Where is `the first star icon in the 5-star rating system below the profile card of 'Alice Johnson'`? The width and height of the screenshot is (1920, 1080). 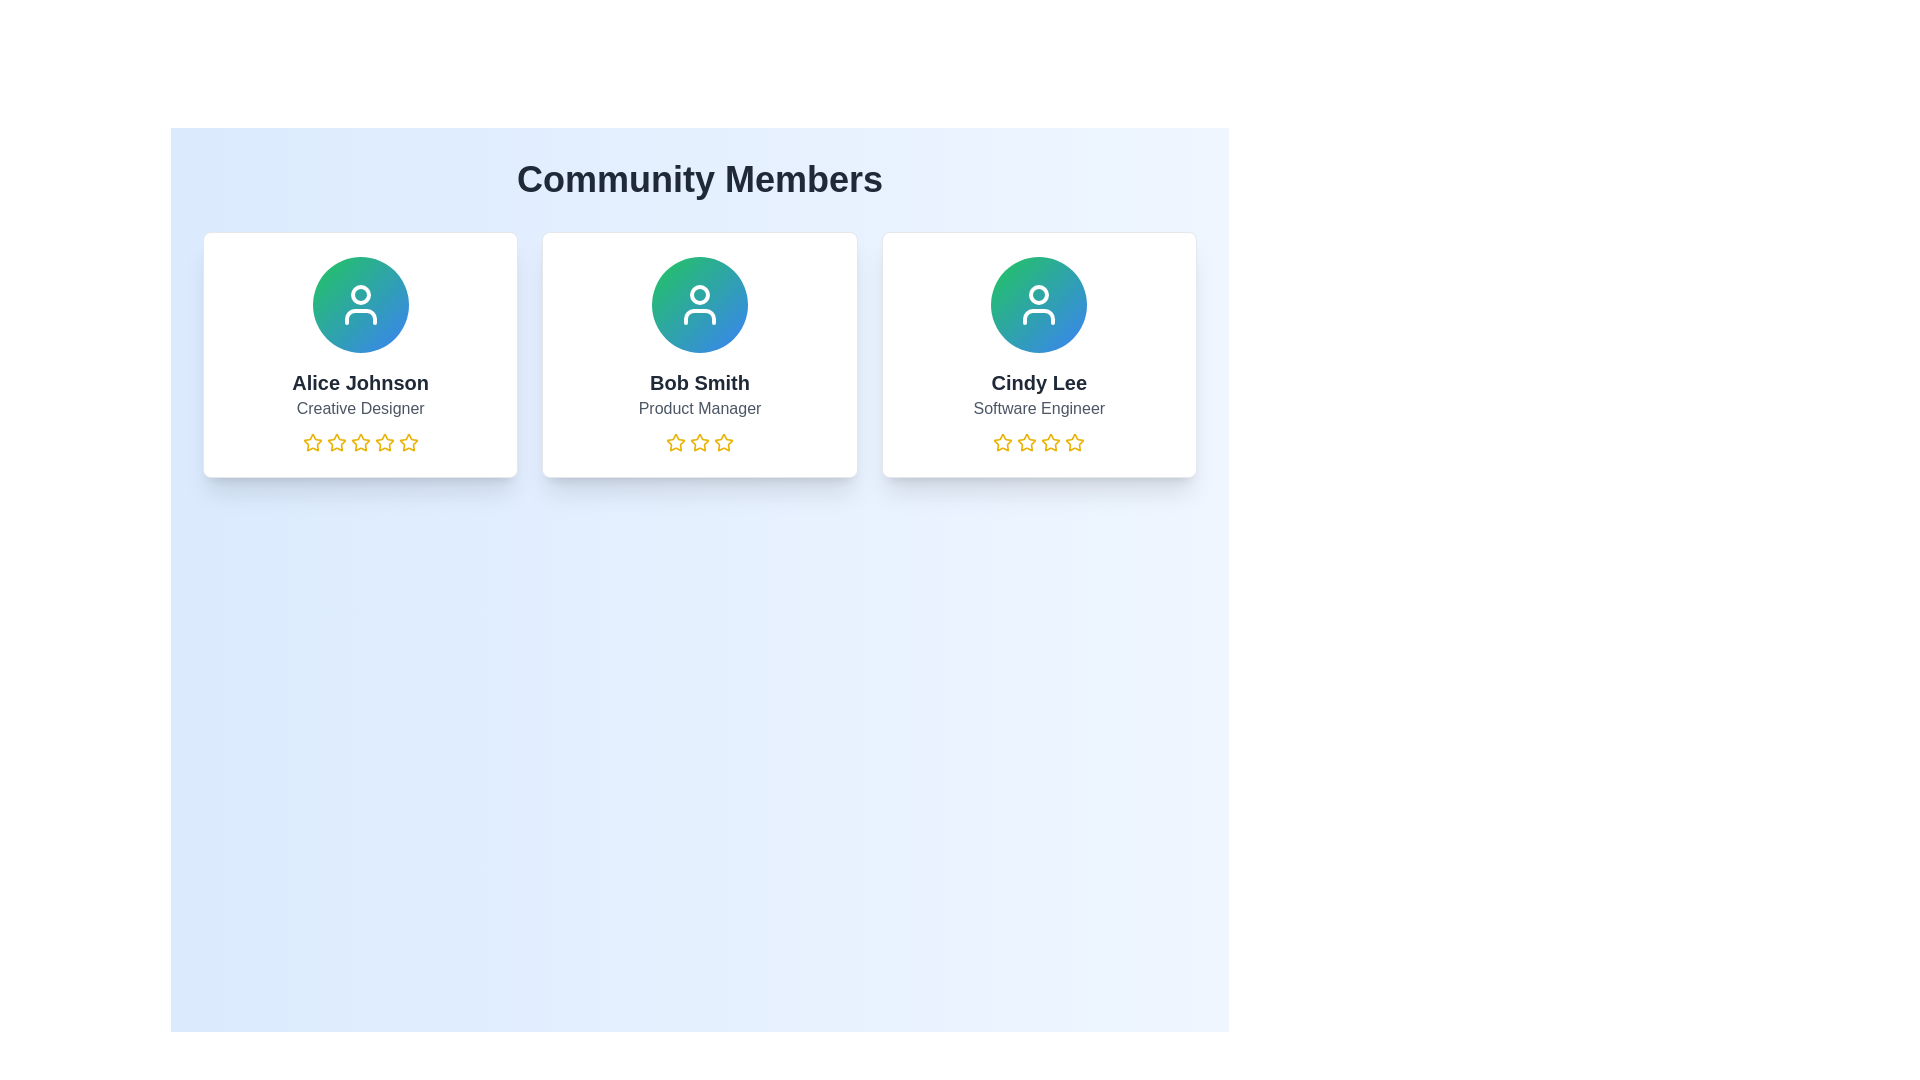 the first star icon in the 5-star rating system below the profile card of 'Alice Johnson' is located at coordinates (311, 442).